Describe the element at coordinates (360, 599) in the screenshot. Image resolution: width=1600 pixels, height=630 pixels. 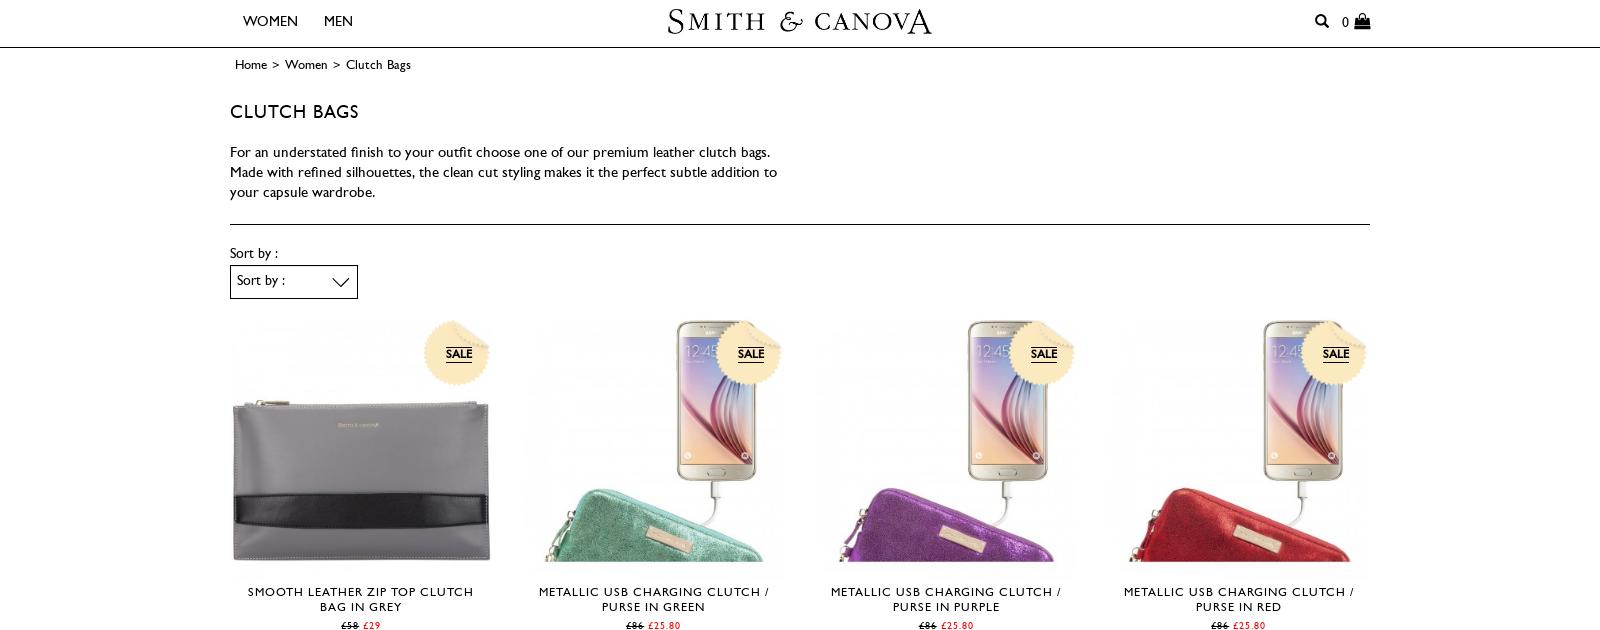
I see `'Smooth Leather Zip Top Clutch Bag in Grey'` at that location.